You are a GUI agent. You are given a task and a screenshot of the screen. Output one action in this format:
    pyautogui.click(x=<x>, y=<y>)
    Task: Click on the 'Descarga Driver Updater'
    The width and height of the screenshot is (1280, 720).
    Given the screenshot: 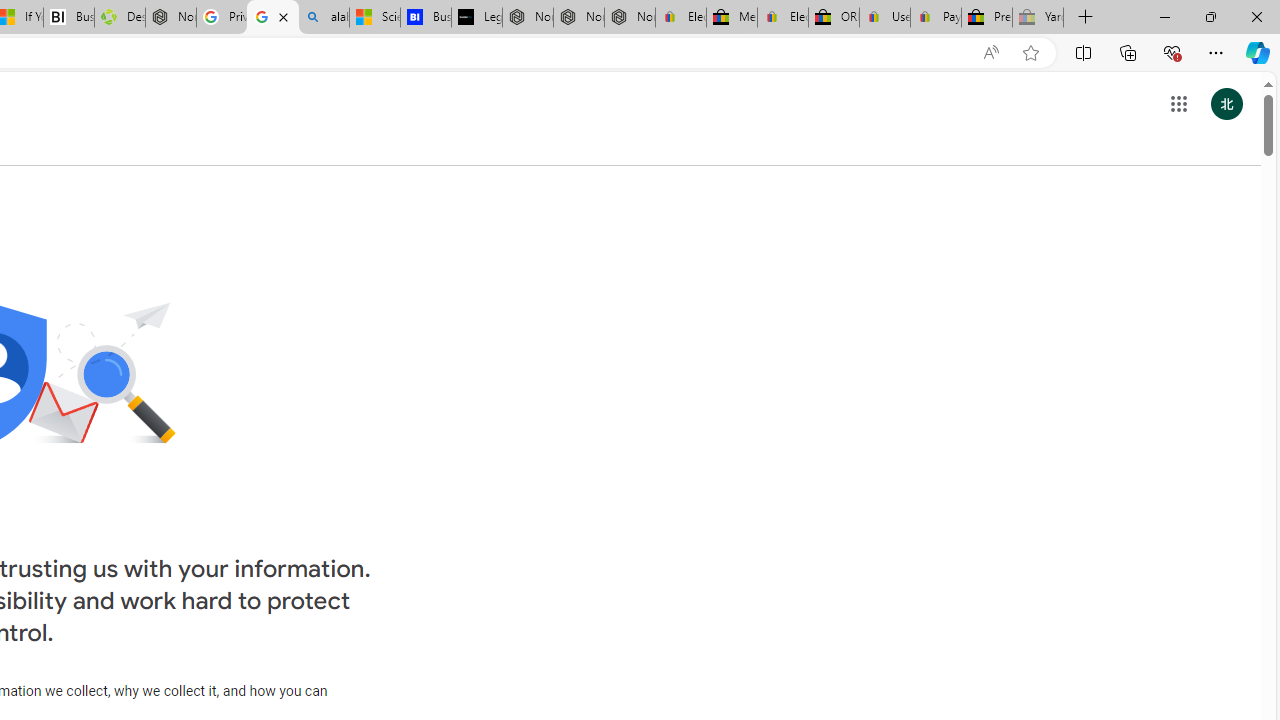 What is the action you would take?
    pyautogui.click(x=118, y=17)
    